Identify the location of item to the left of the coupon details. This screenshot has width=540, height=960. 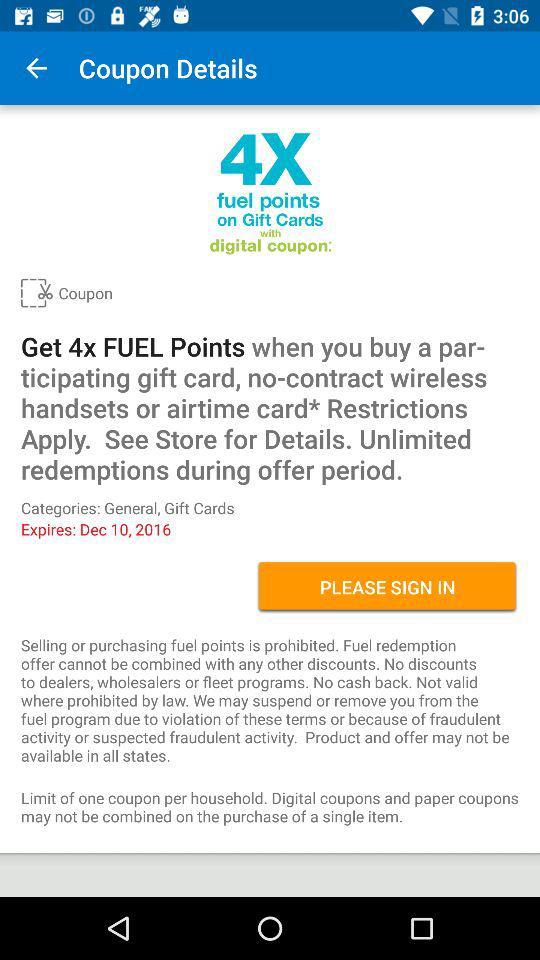
(36, 68).